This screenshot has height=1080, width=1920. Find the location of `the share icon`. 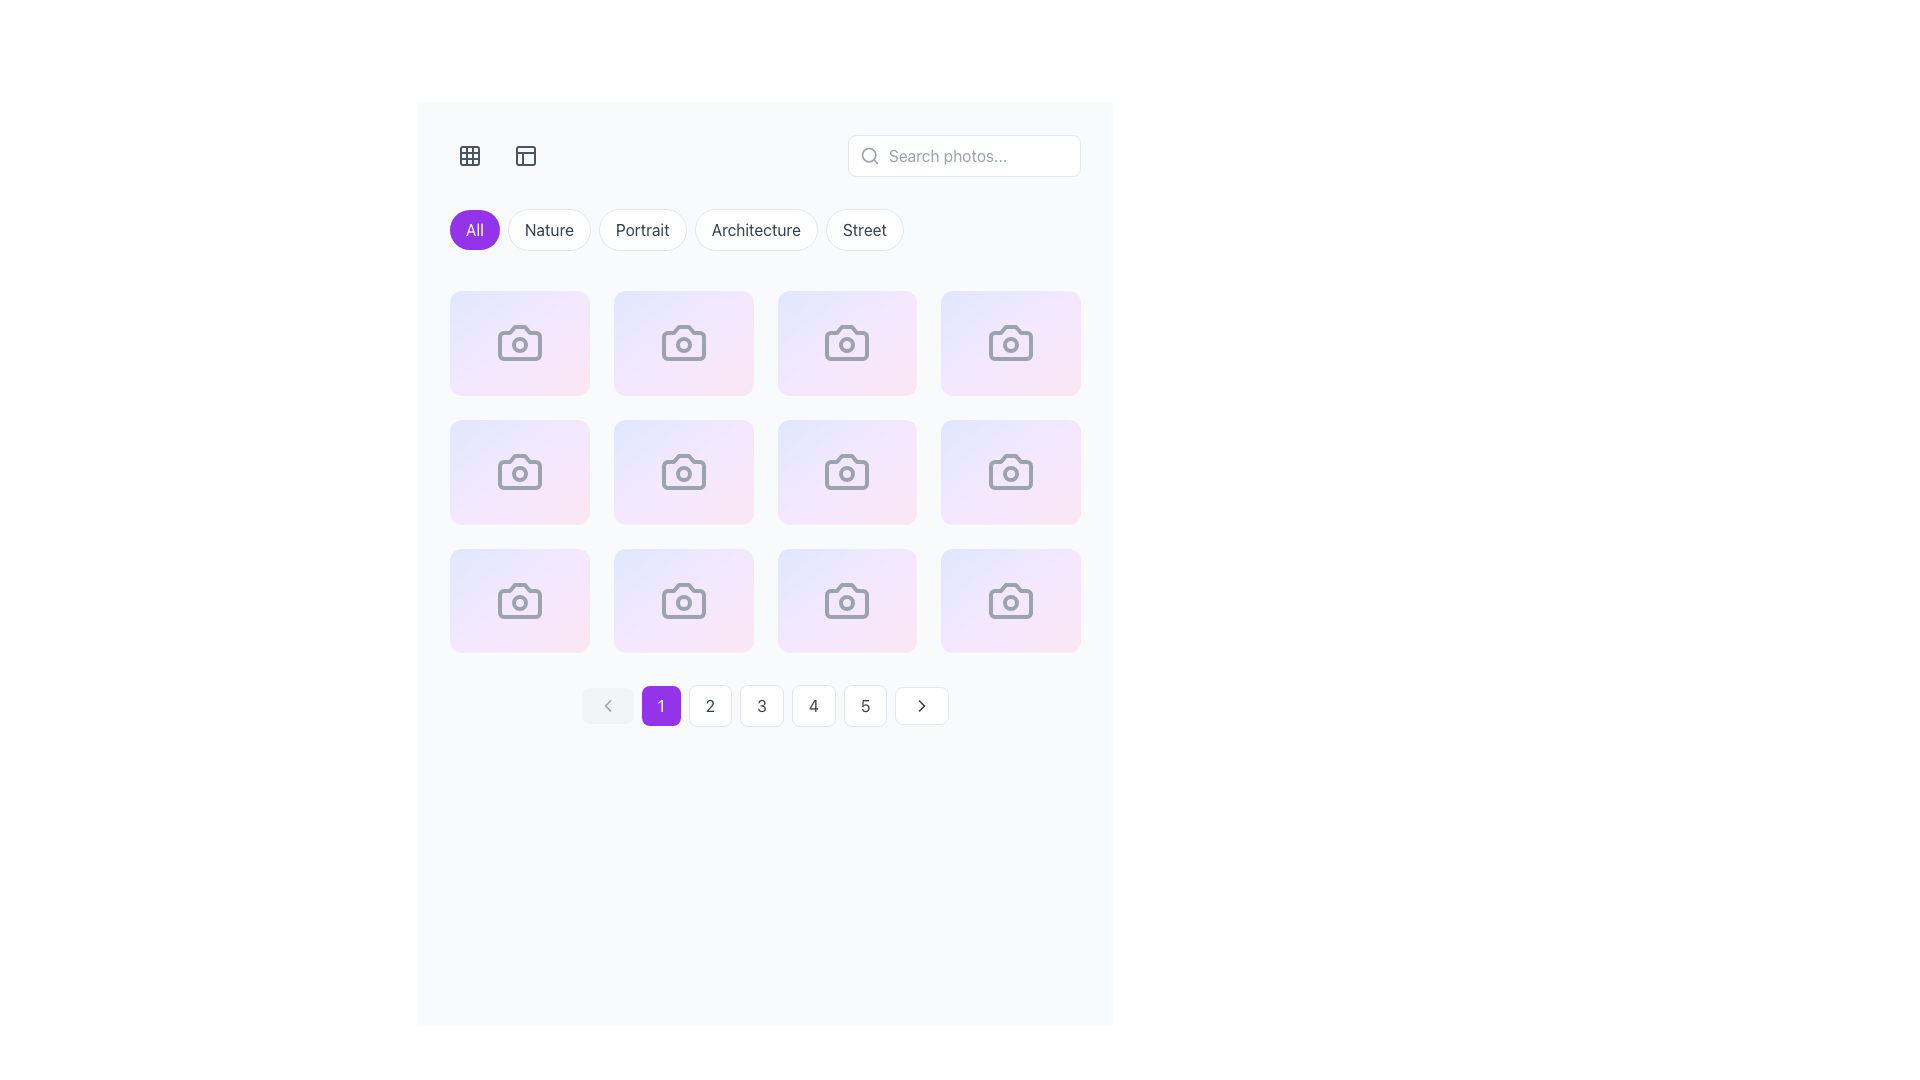

the share icon is located at coordinates (1020, 491).